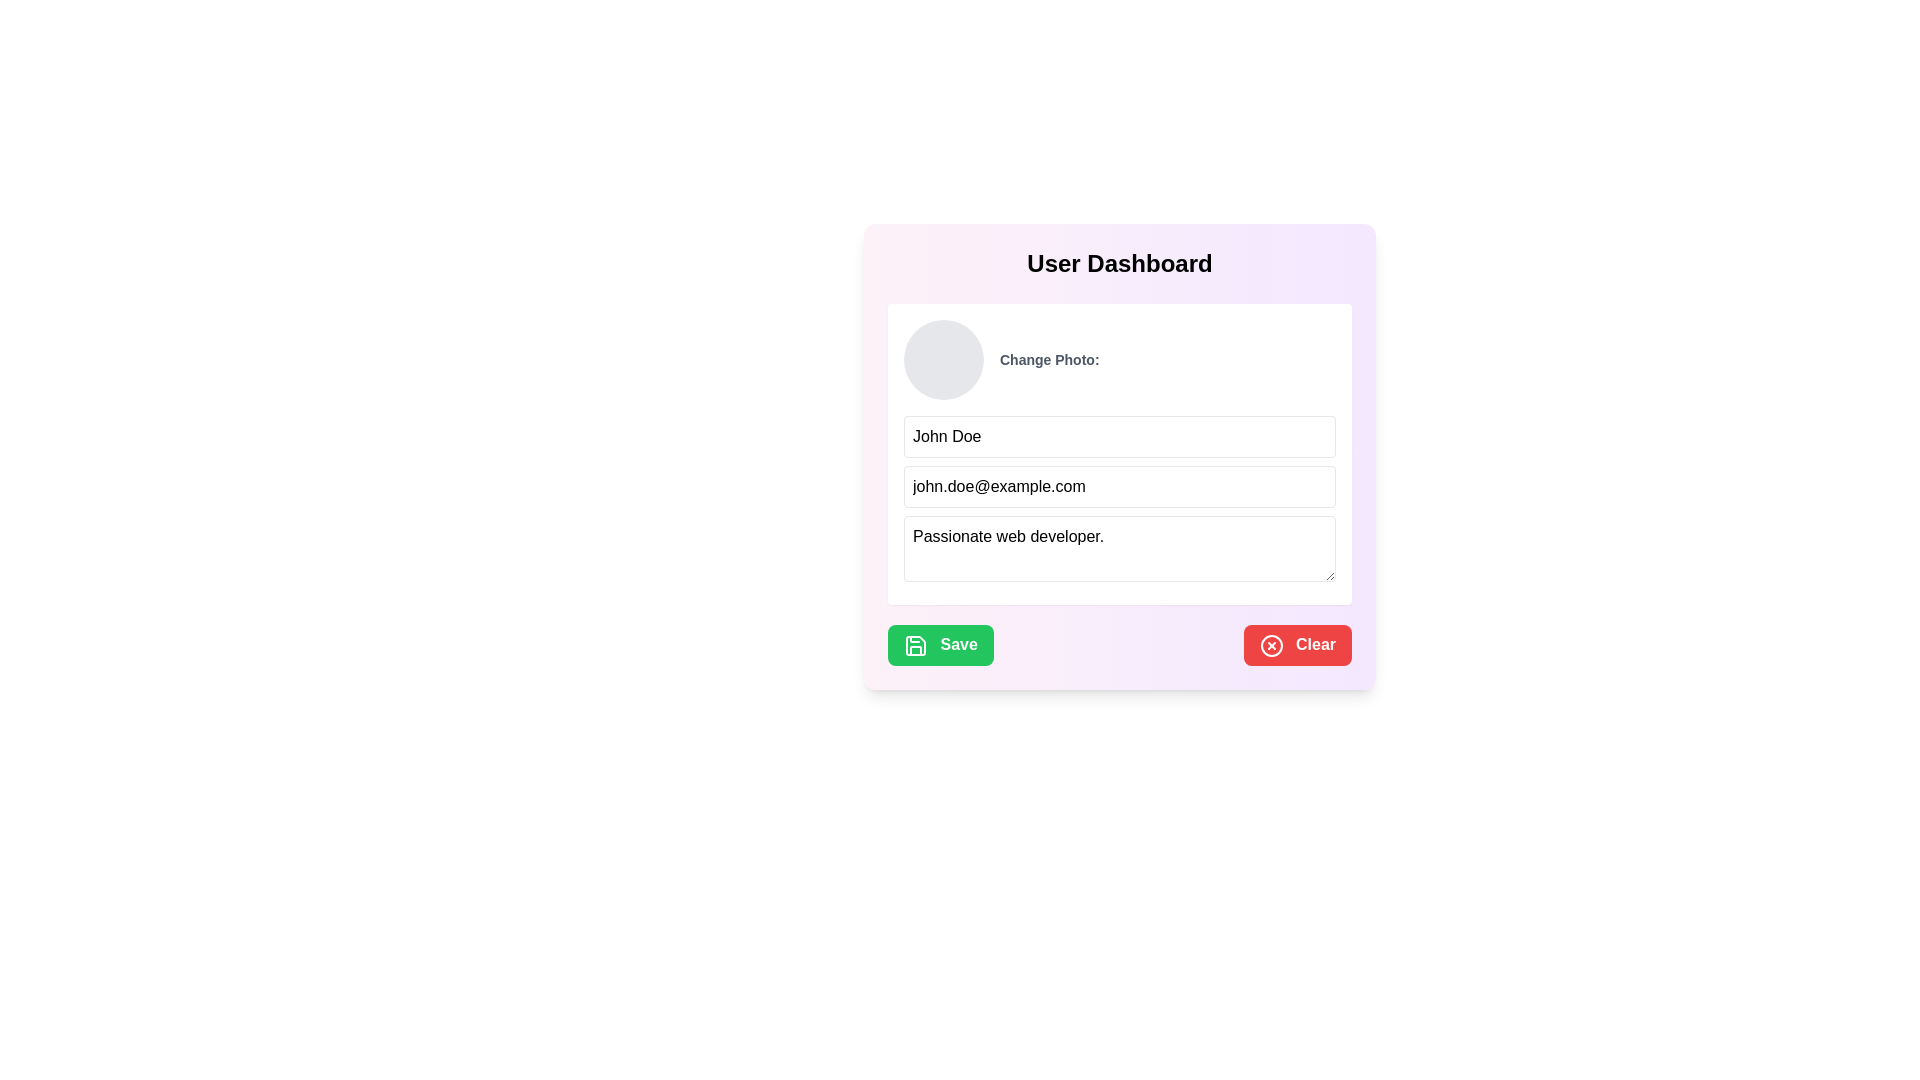 Image resolution: width=1920 pixels, height=1080 pixels. What do you see at coordinates (915, 644) in the screenshot?
I see `the Save button, which features a folder or disk icon with a tab, located at the bottom-left corner of the interface next to the Clear button` at bounding box center [915, 644].